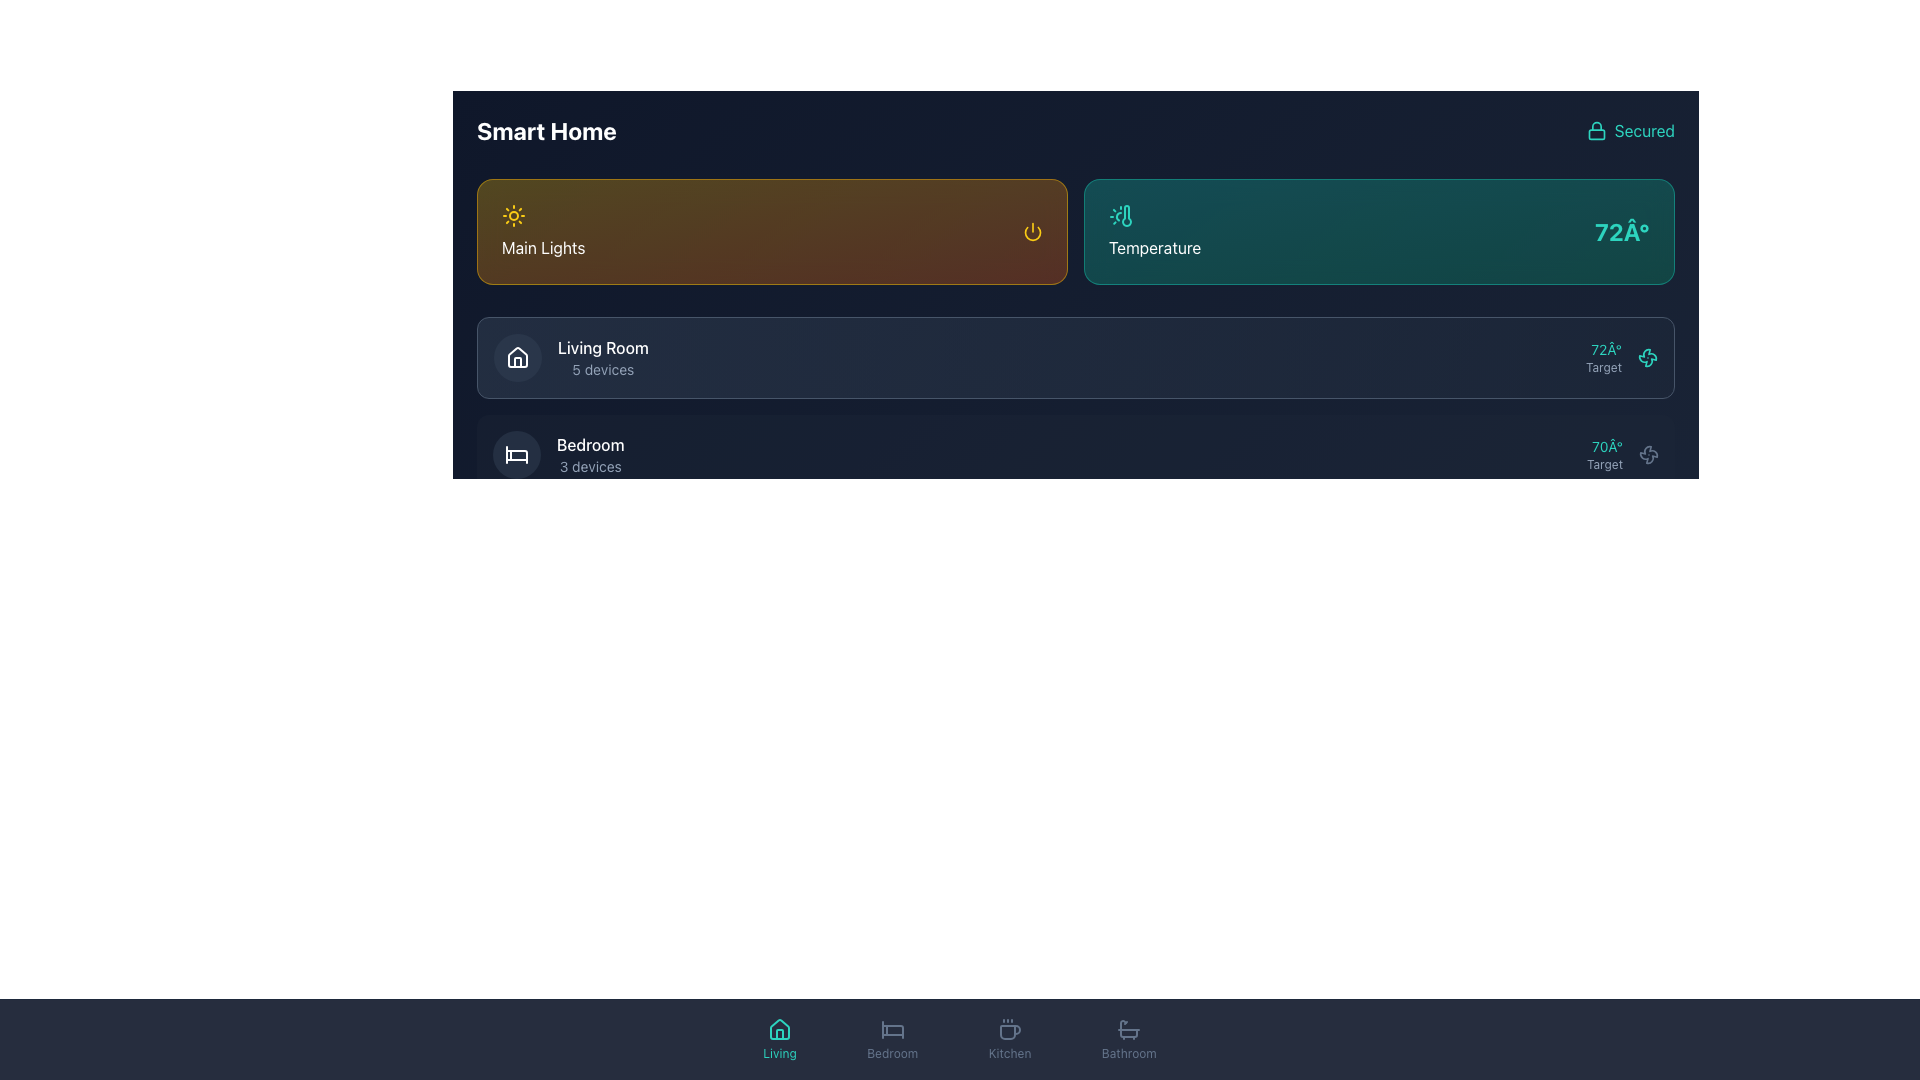  What do you see at coordinates (1647, 357) in the screenshot?
I see `the SVG fan icon with teal-colored outlines that is positioned to the right of the '72°' temperature indicator within the 'Target' section in the 'Living Room'` at bounding box center [1647, 357].